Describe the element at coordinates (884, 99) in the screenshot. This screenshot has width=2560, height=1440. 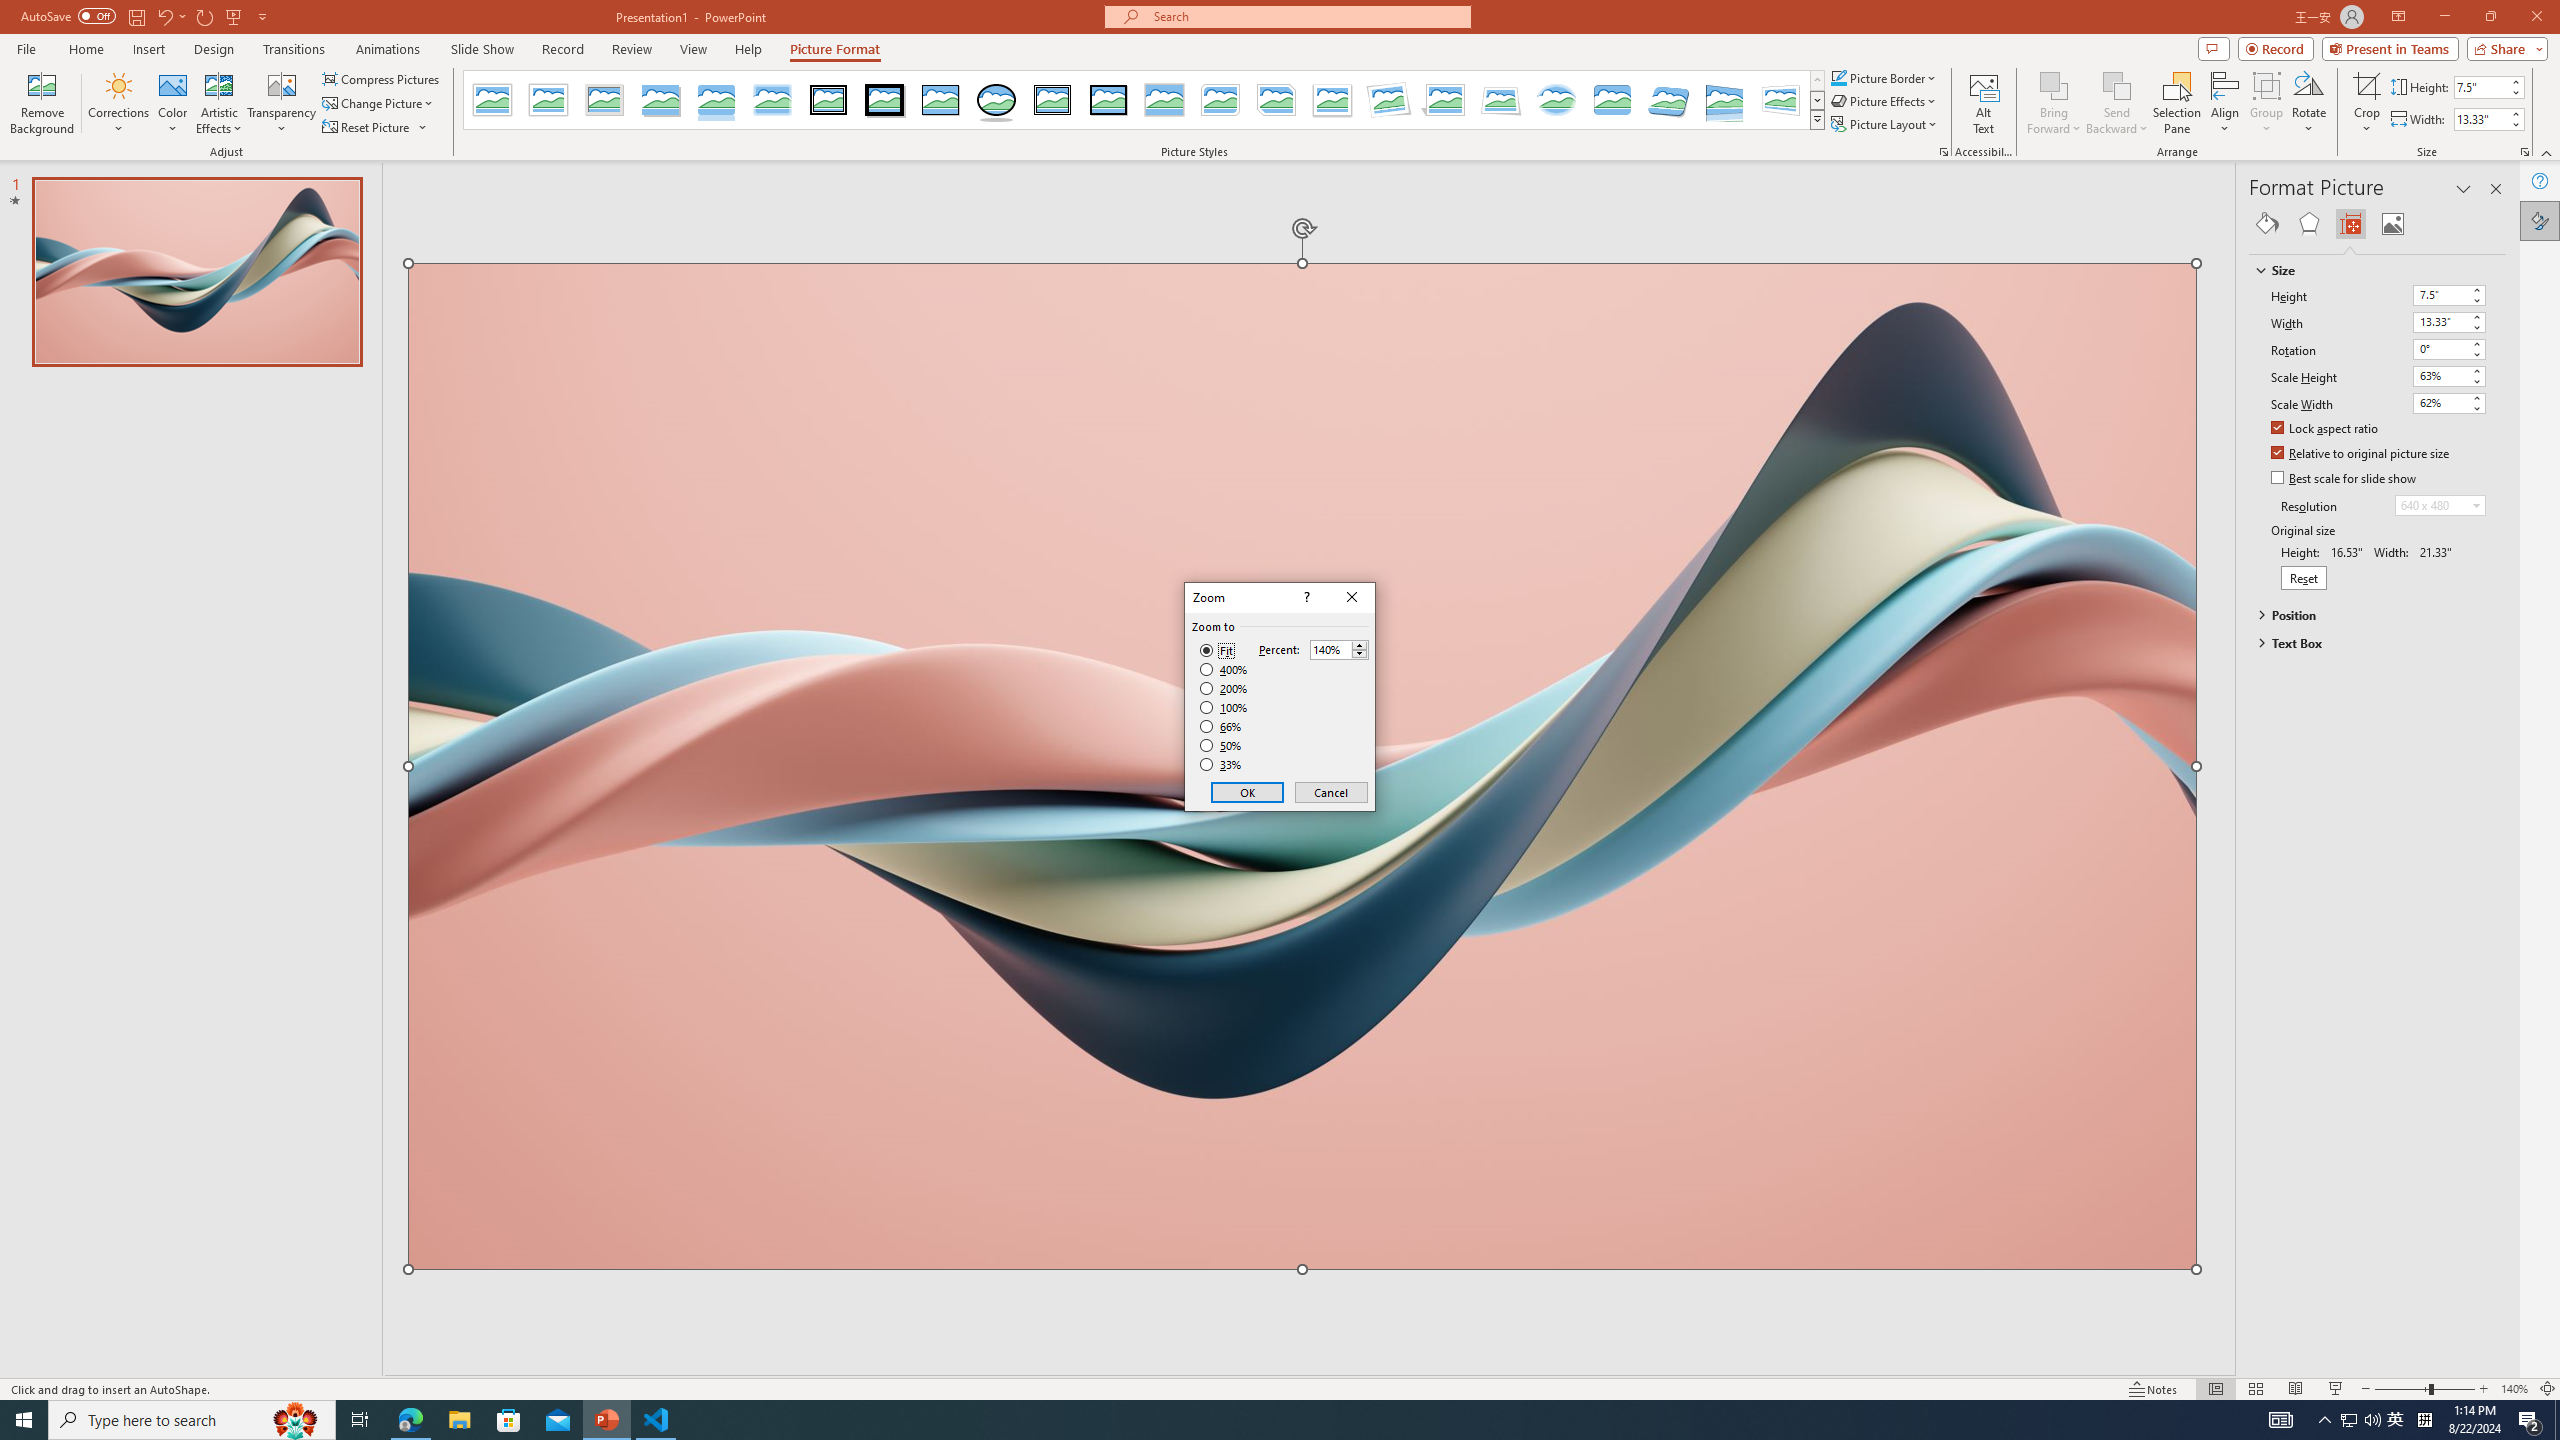
I see `'Thick Matte, Black'` at that location.